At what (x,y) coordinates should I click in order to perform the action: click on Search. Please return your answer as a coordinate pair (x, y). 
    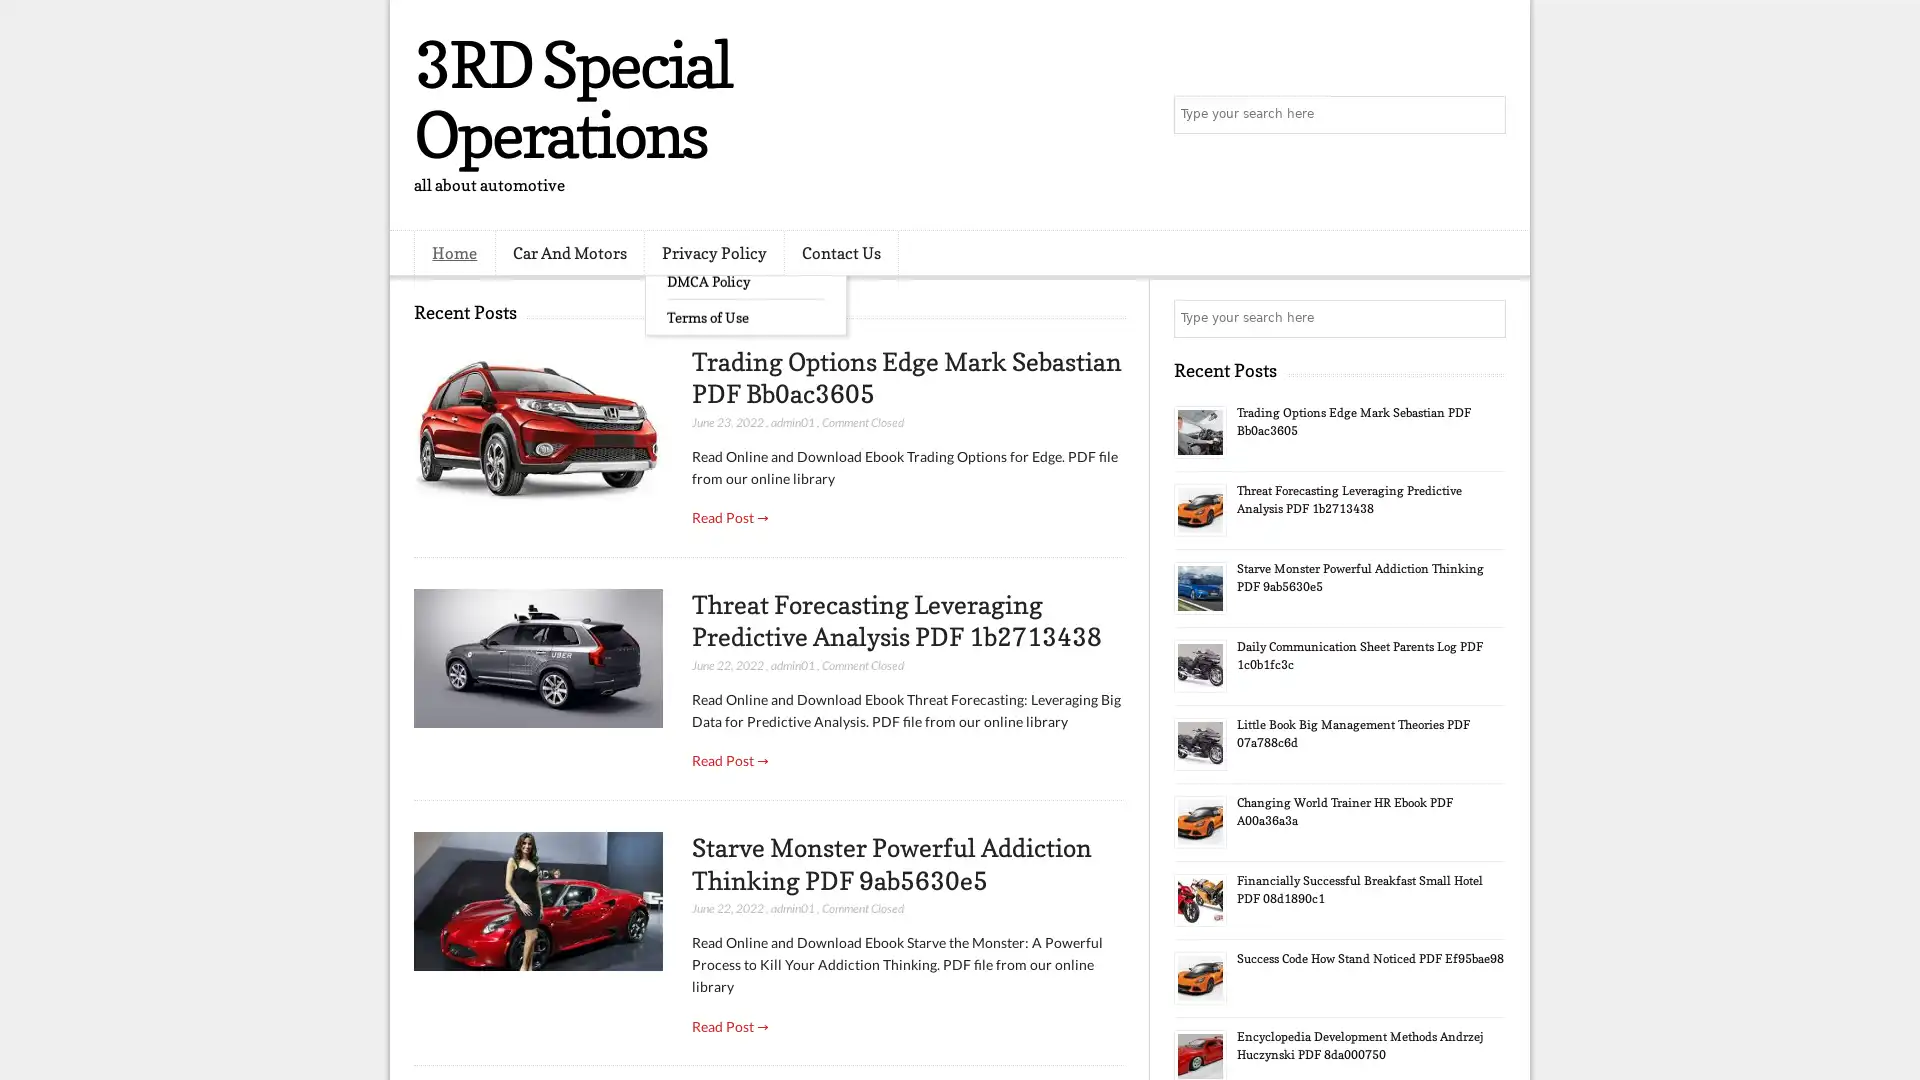
    Looking at the image, I should click on (1485, 115).